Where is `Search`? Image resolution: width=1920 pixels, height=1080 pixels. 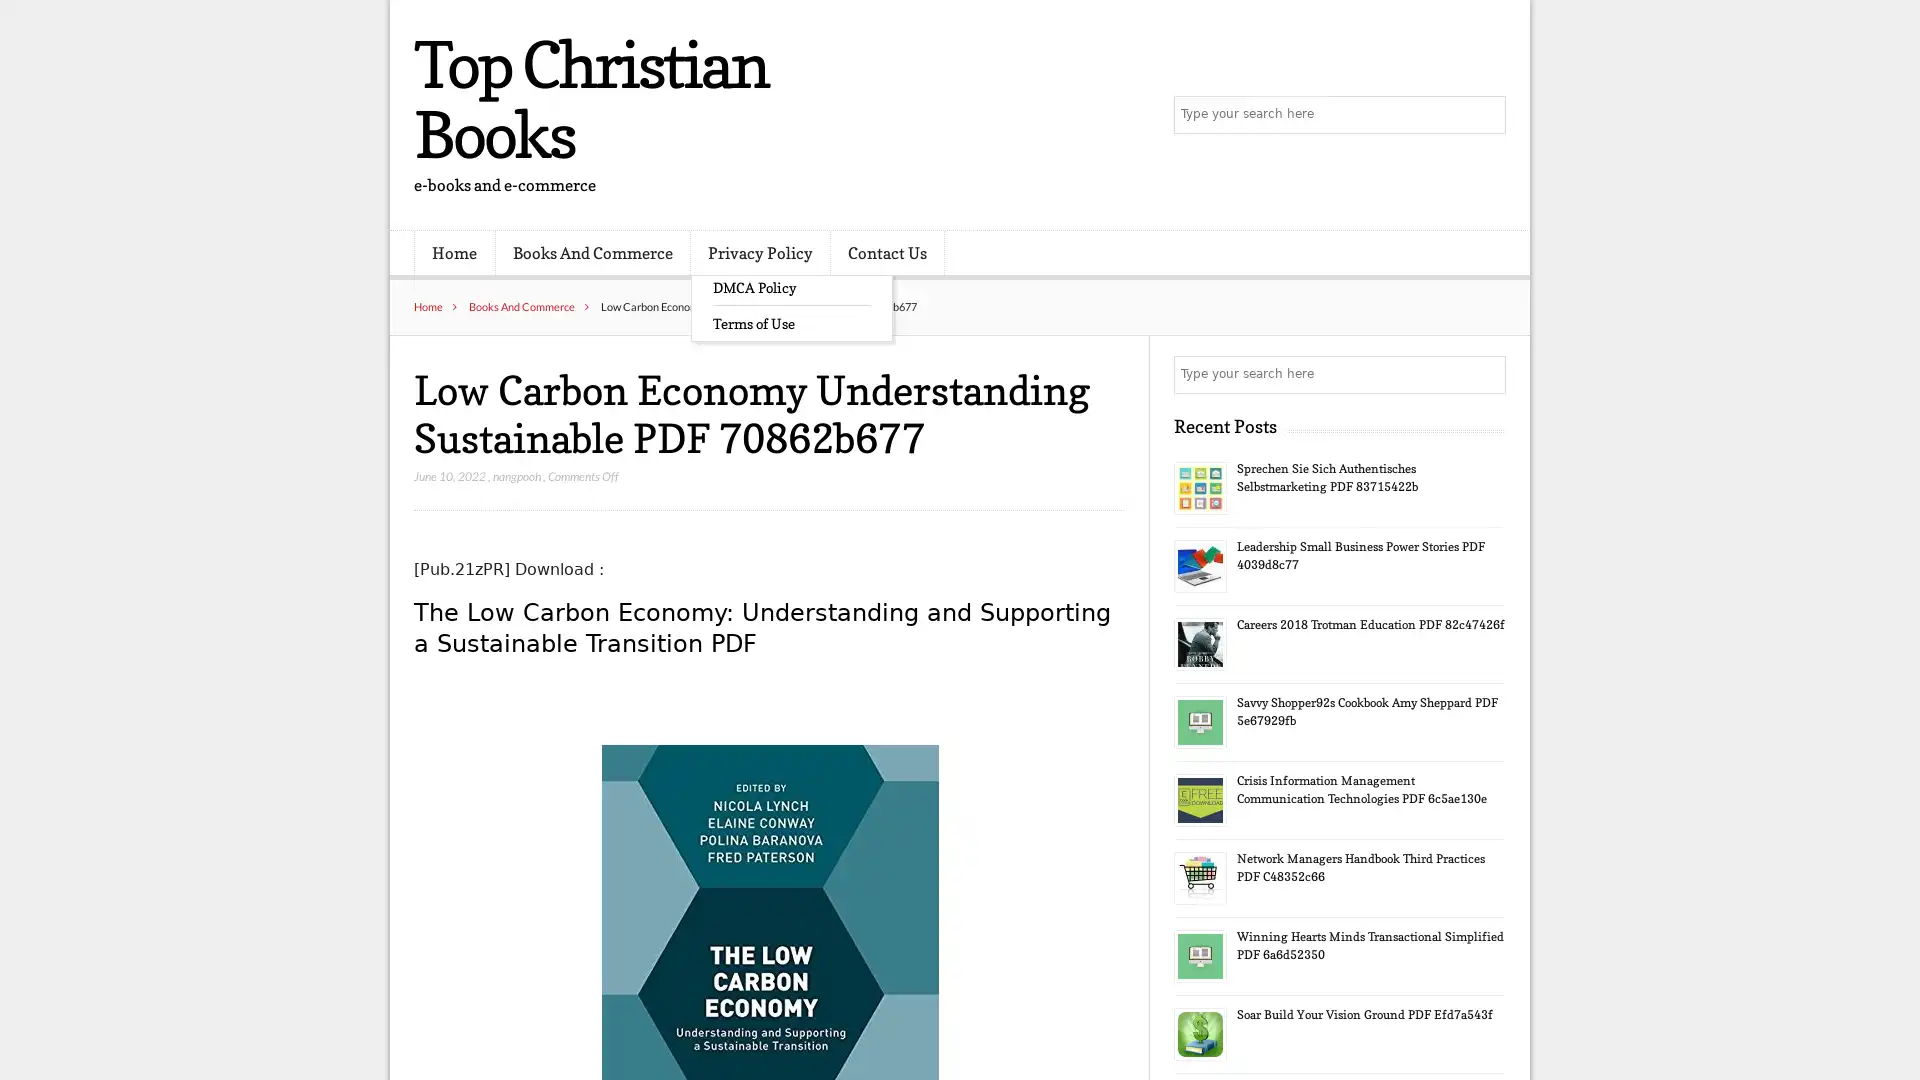
Search is located at coordinates (1485, 115).